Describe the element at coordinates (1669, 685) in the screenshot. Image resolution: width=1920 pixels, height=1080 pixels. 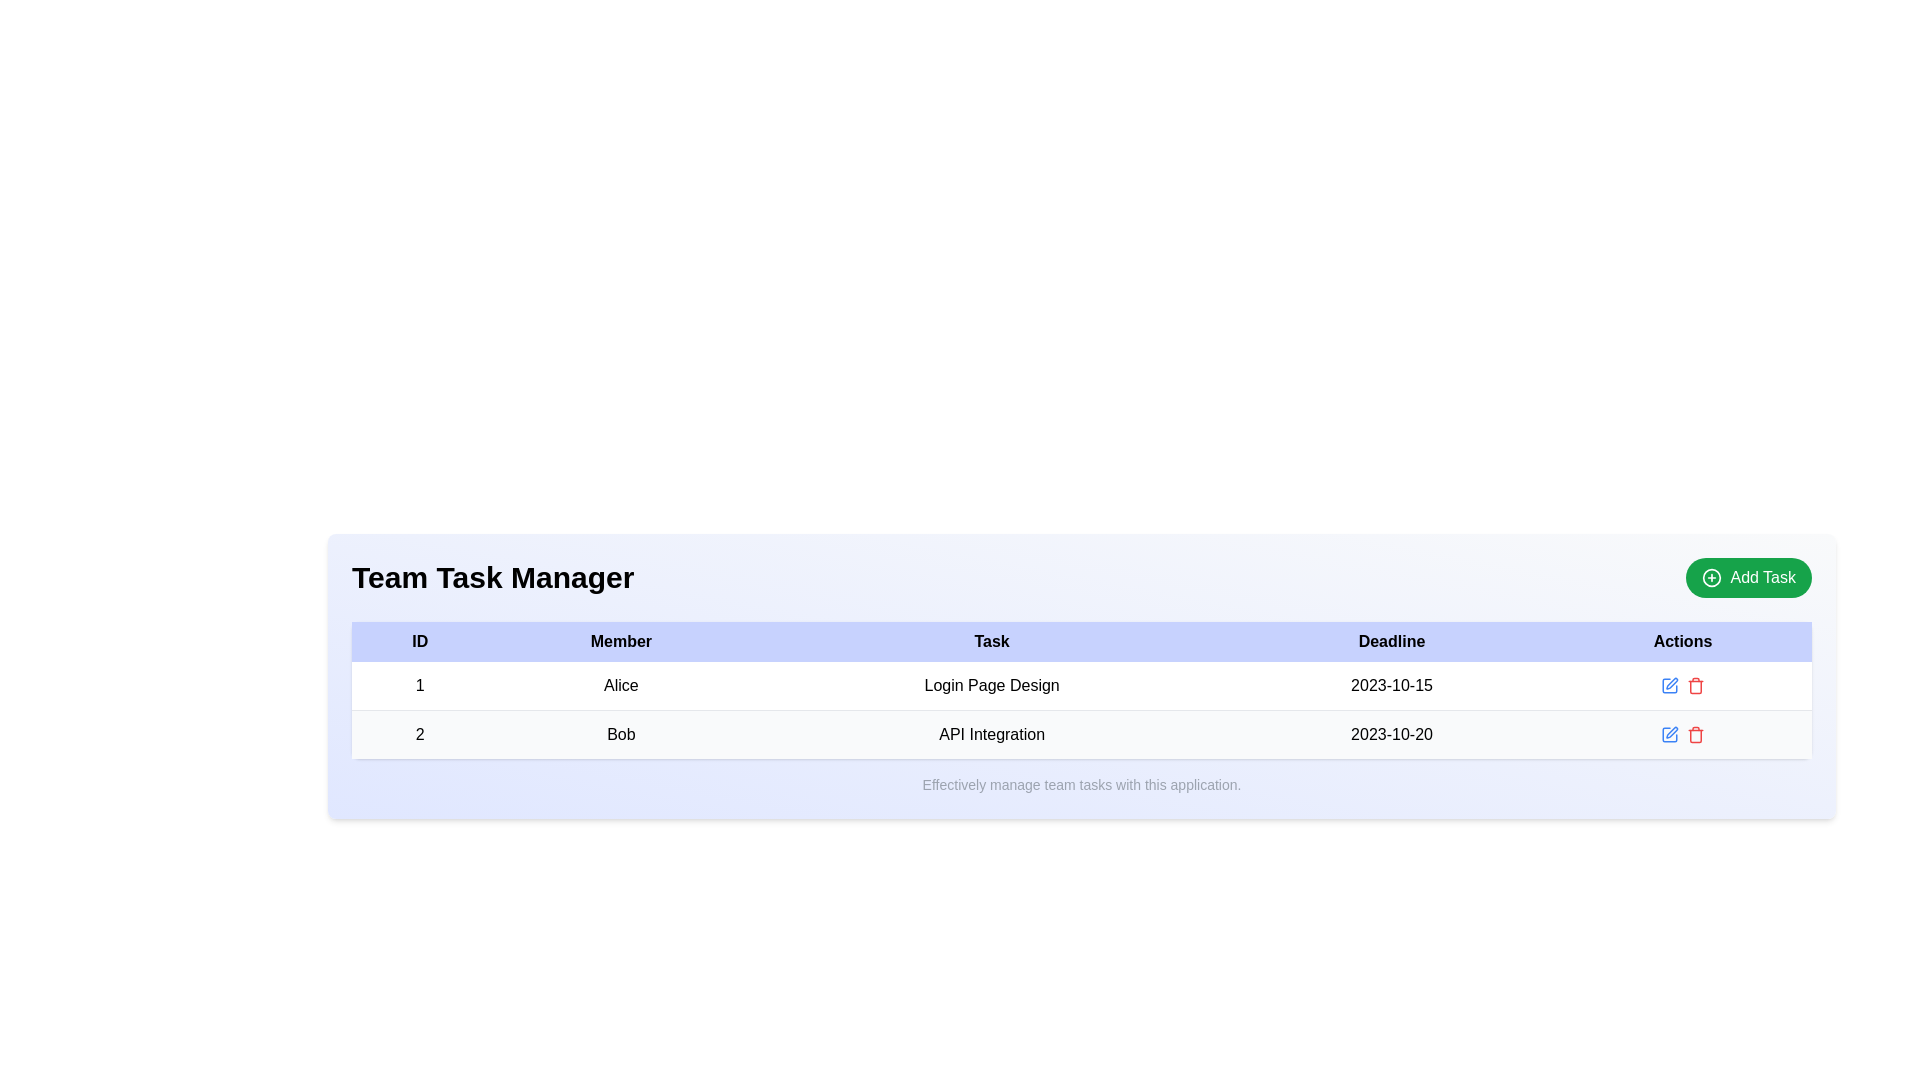
I see `the edit button (pencil icon) located in the 'Actions' column of the first row in the 'Team Task Manager' section` at that location.